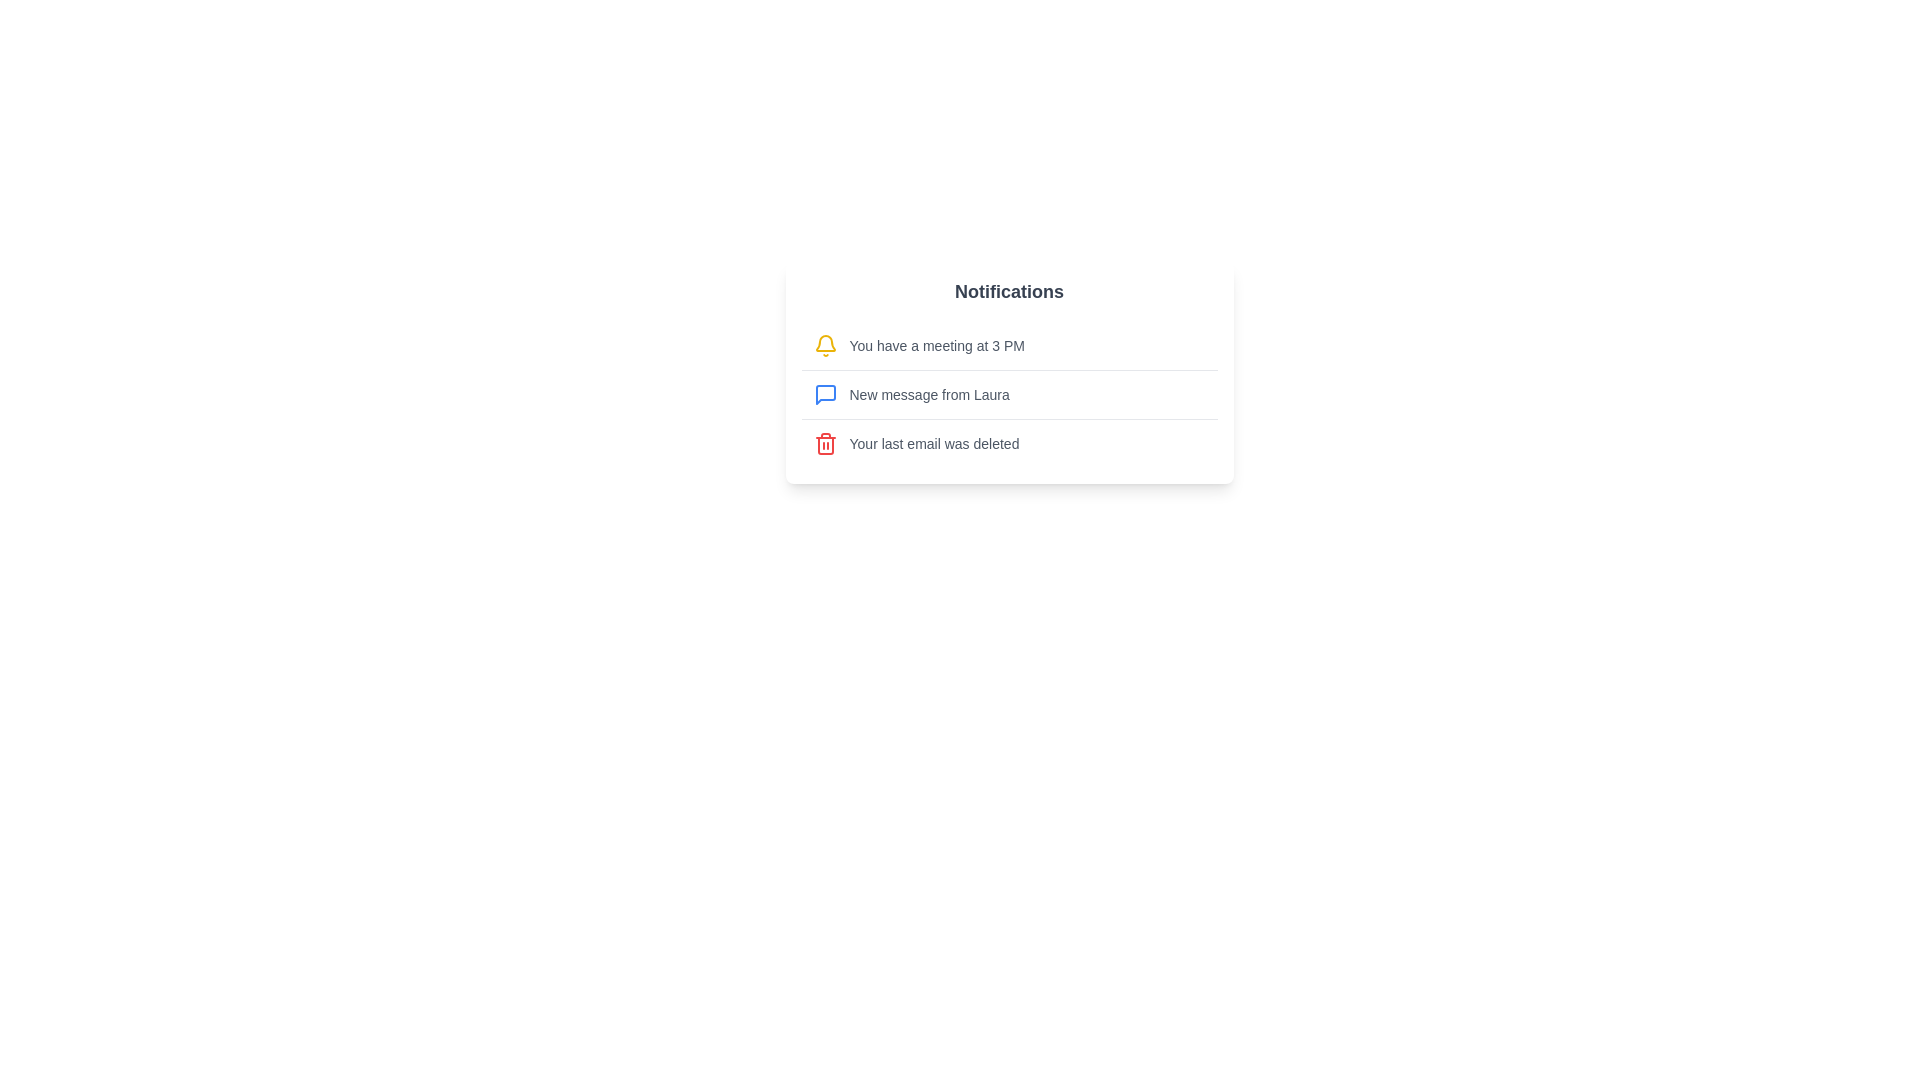 Image resolution: width=1920 pixels, height=1080 pixels. I want to click on the first notification message indicating a scheduled meeting at 3 PM, which is positioned to the right of the bell icon and above the other notifications, so click(936, 345).